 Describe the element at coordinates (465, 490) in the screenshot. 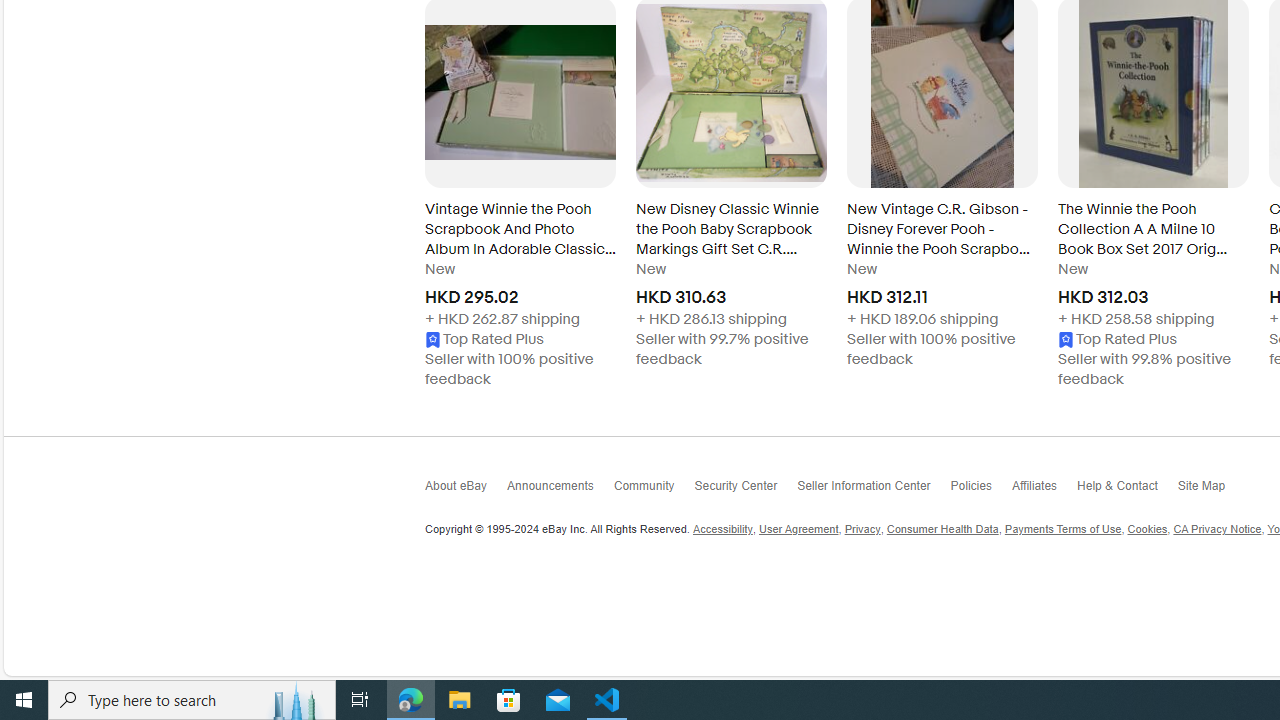

I see `'About eBay'` at that location.